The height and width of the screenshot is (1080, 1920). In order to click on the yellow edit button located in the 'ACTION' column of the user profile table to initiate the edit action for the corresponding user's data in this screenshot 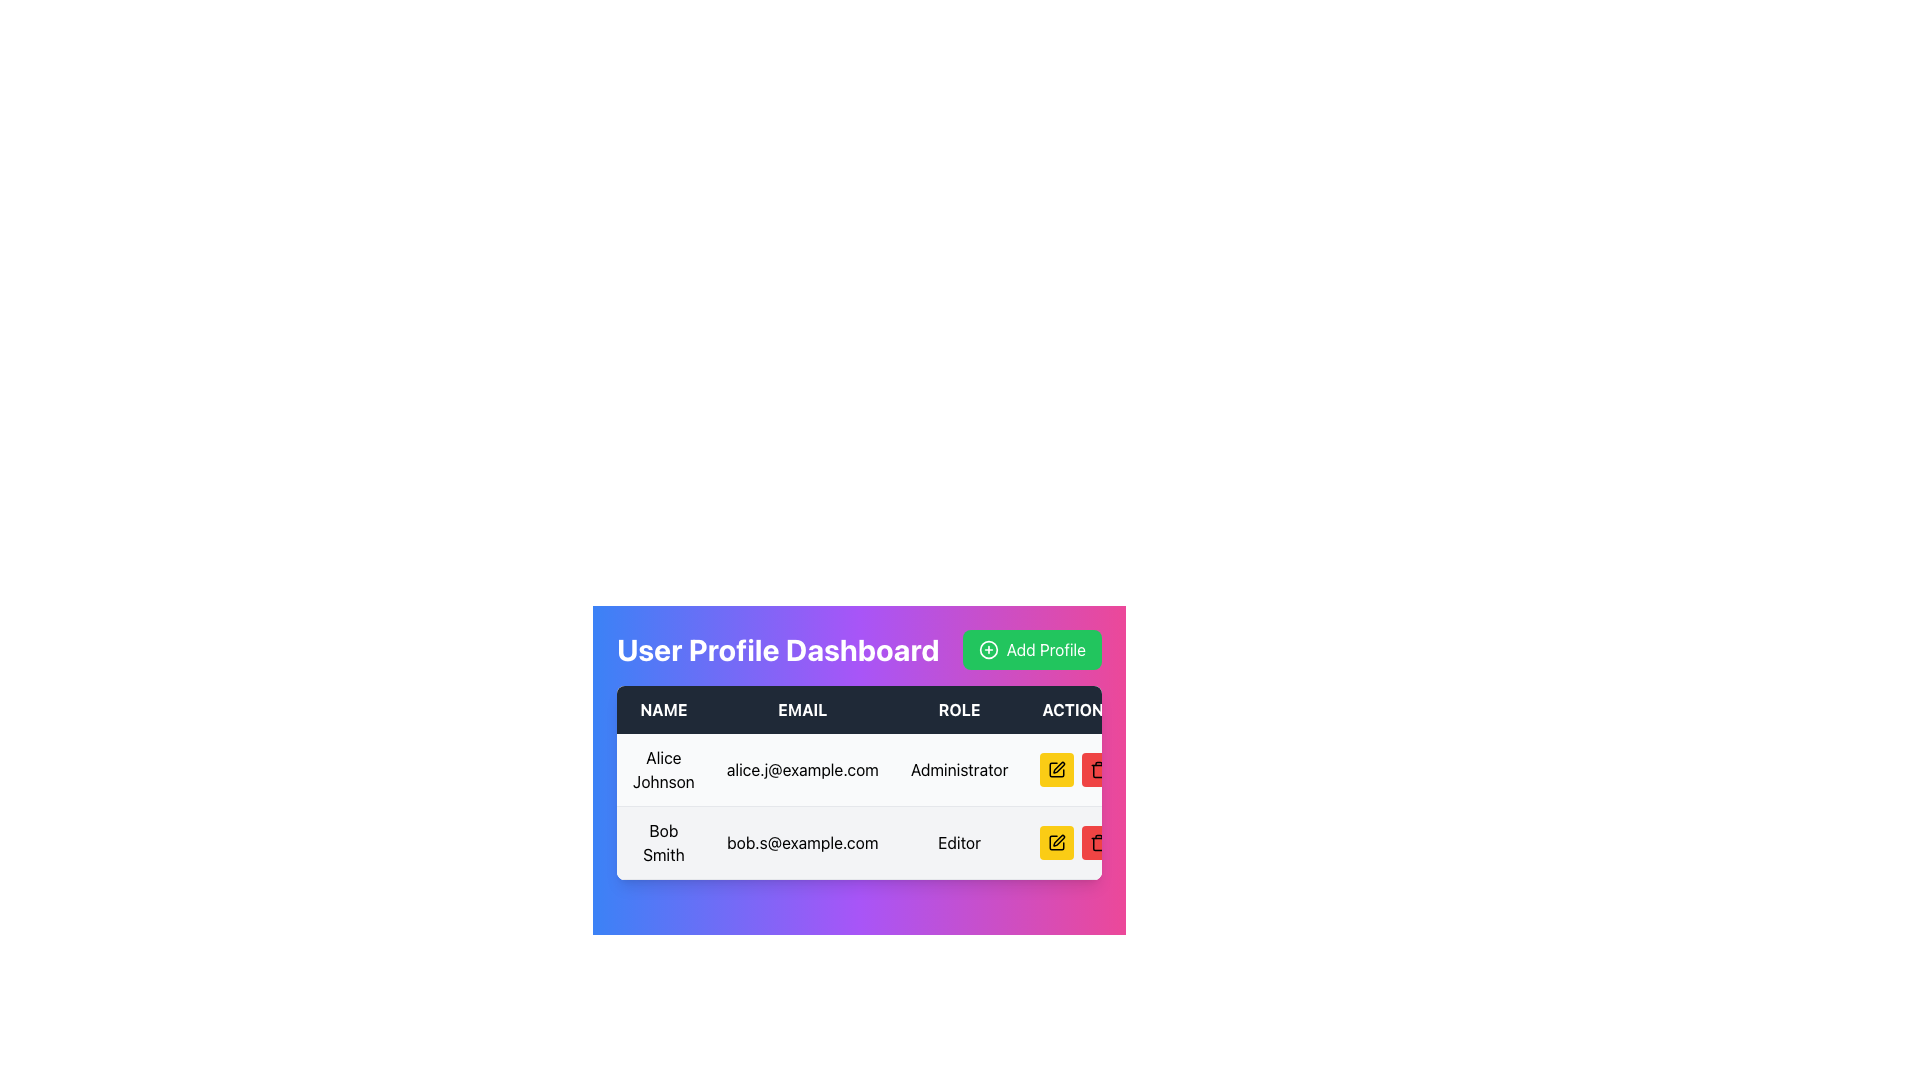, I will do `click(1055, 769)`.